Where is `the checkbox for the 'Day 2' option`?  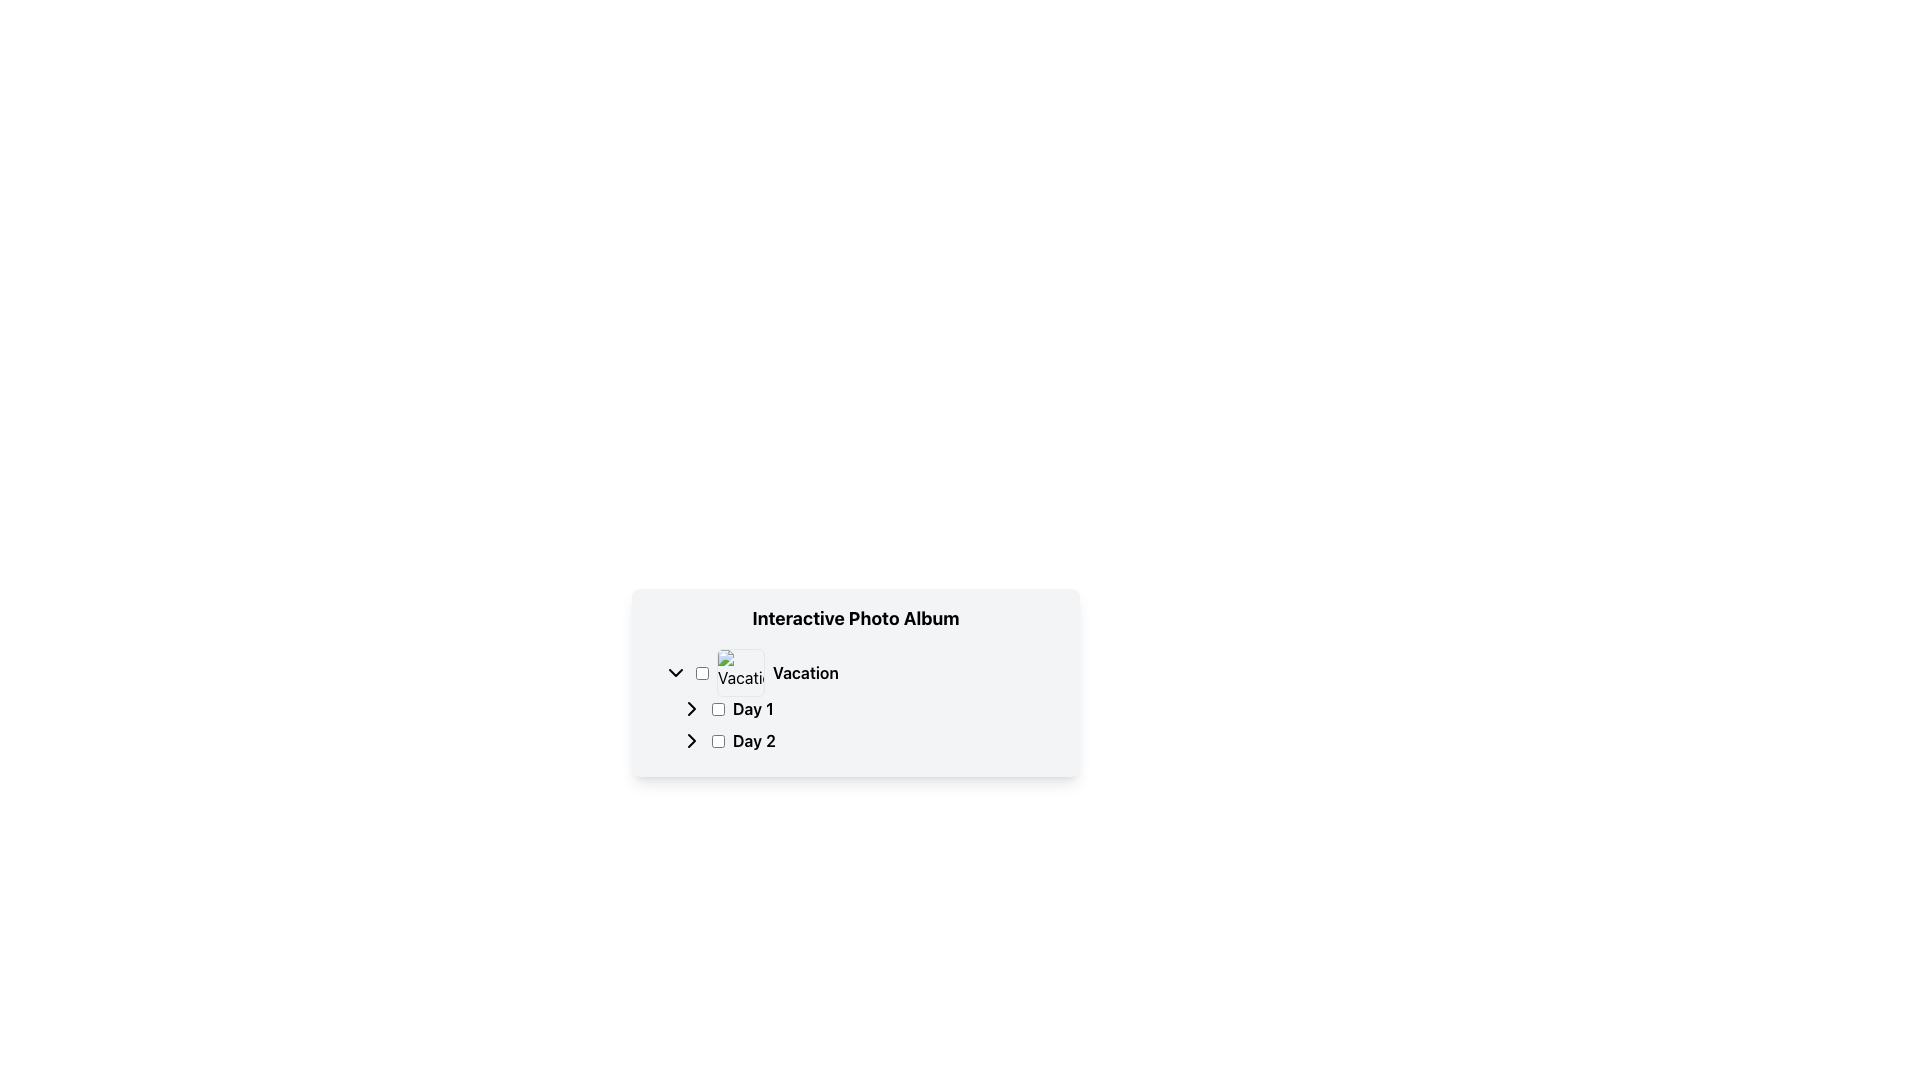 the checkbox for the 'Day 2' option is located at coordinates (718, 740).